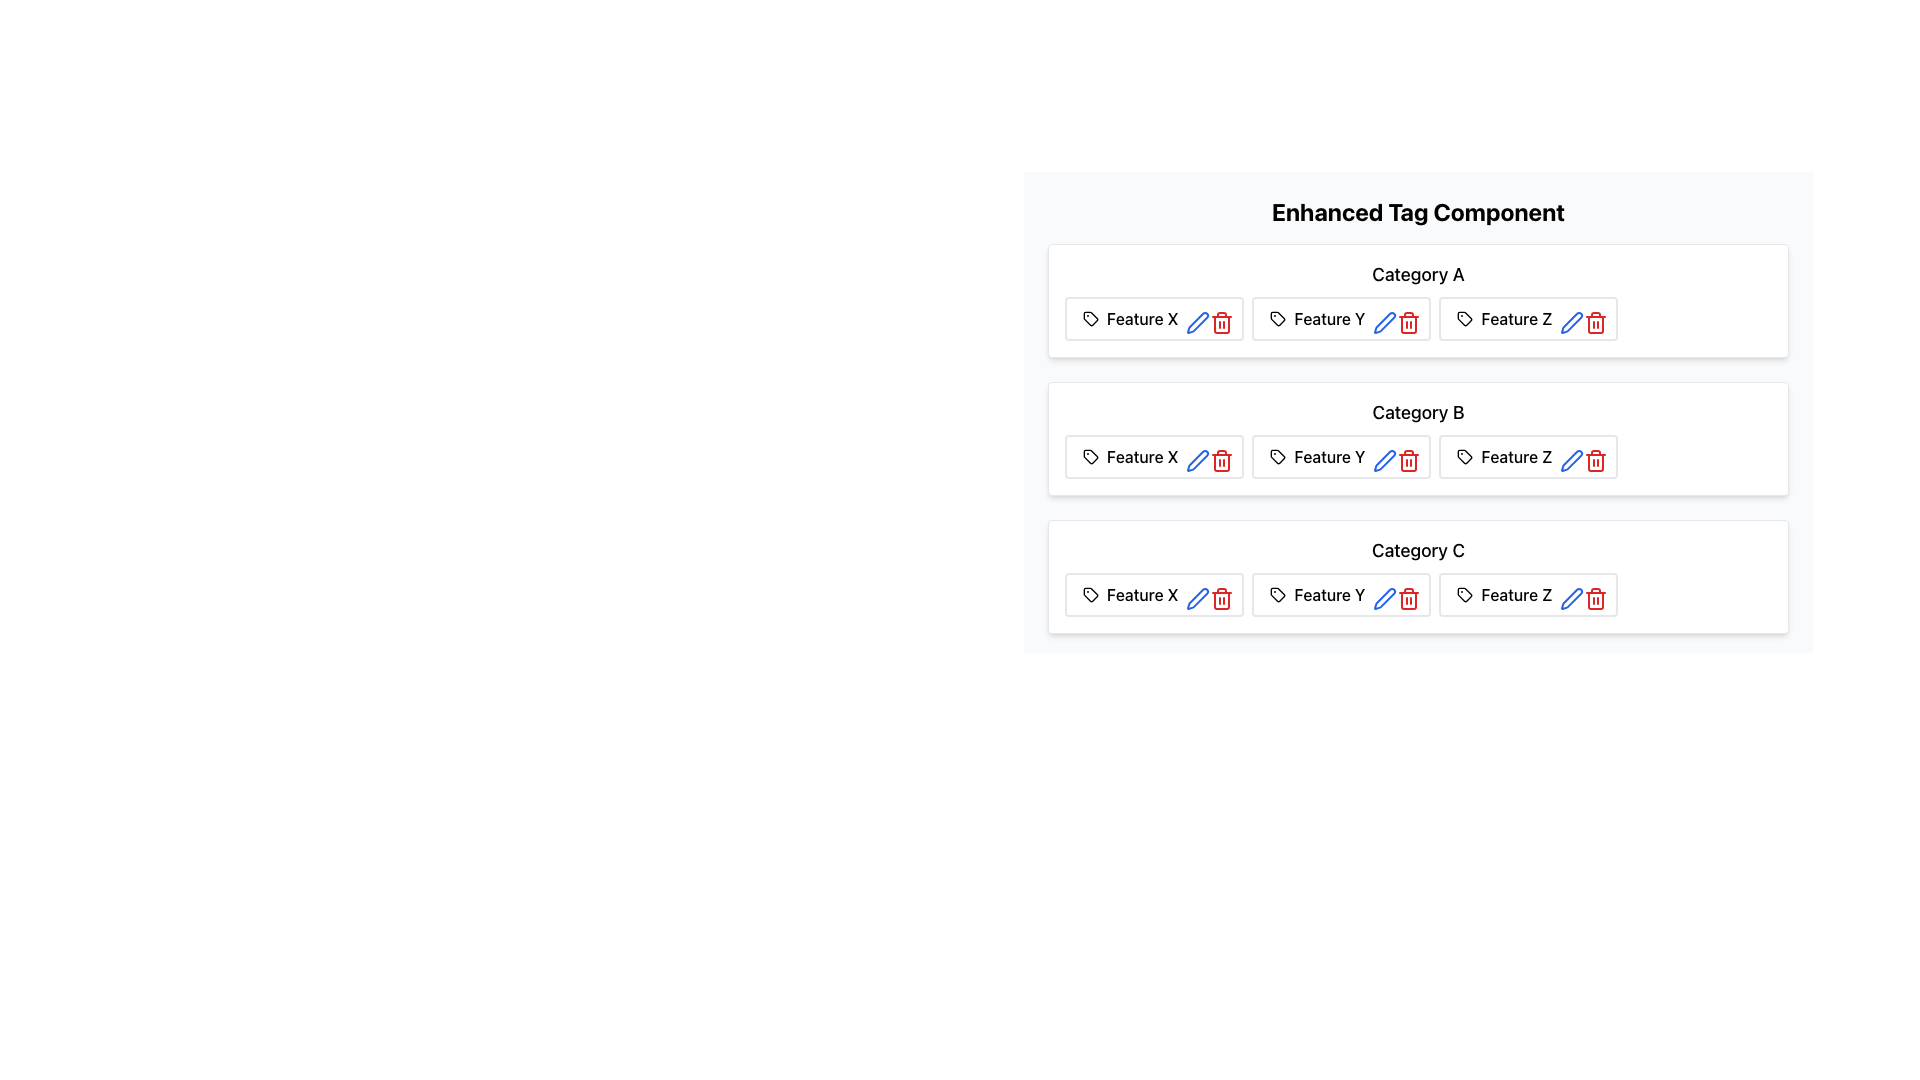 The height and width of the screenshot is (1080, 1920). What do you see at coordinates (1276, 455) in the screenshot?
I see `the SVG graphic icon indicating 'Feature Y' in the second row (Category B) of the interface` at bounding box center [1276, 455].